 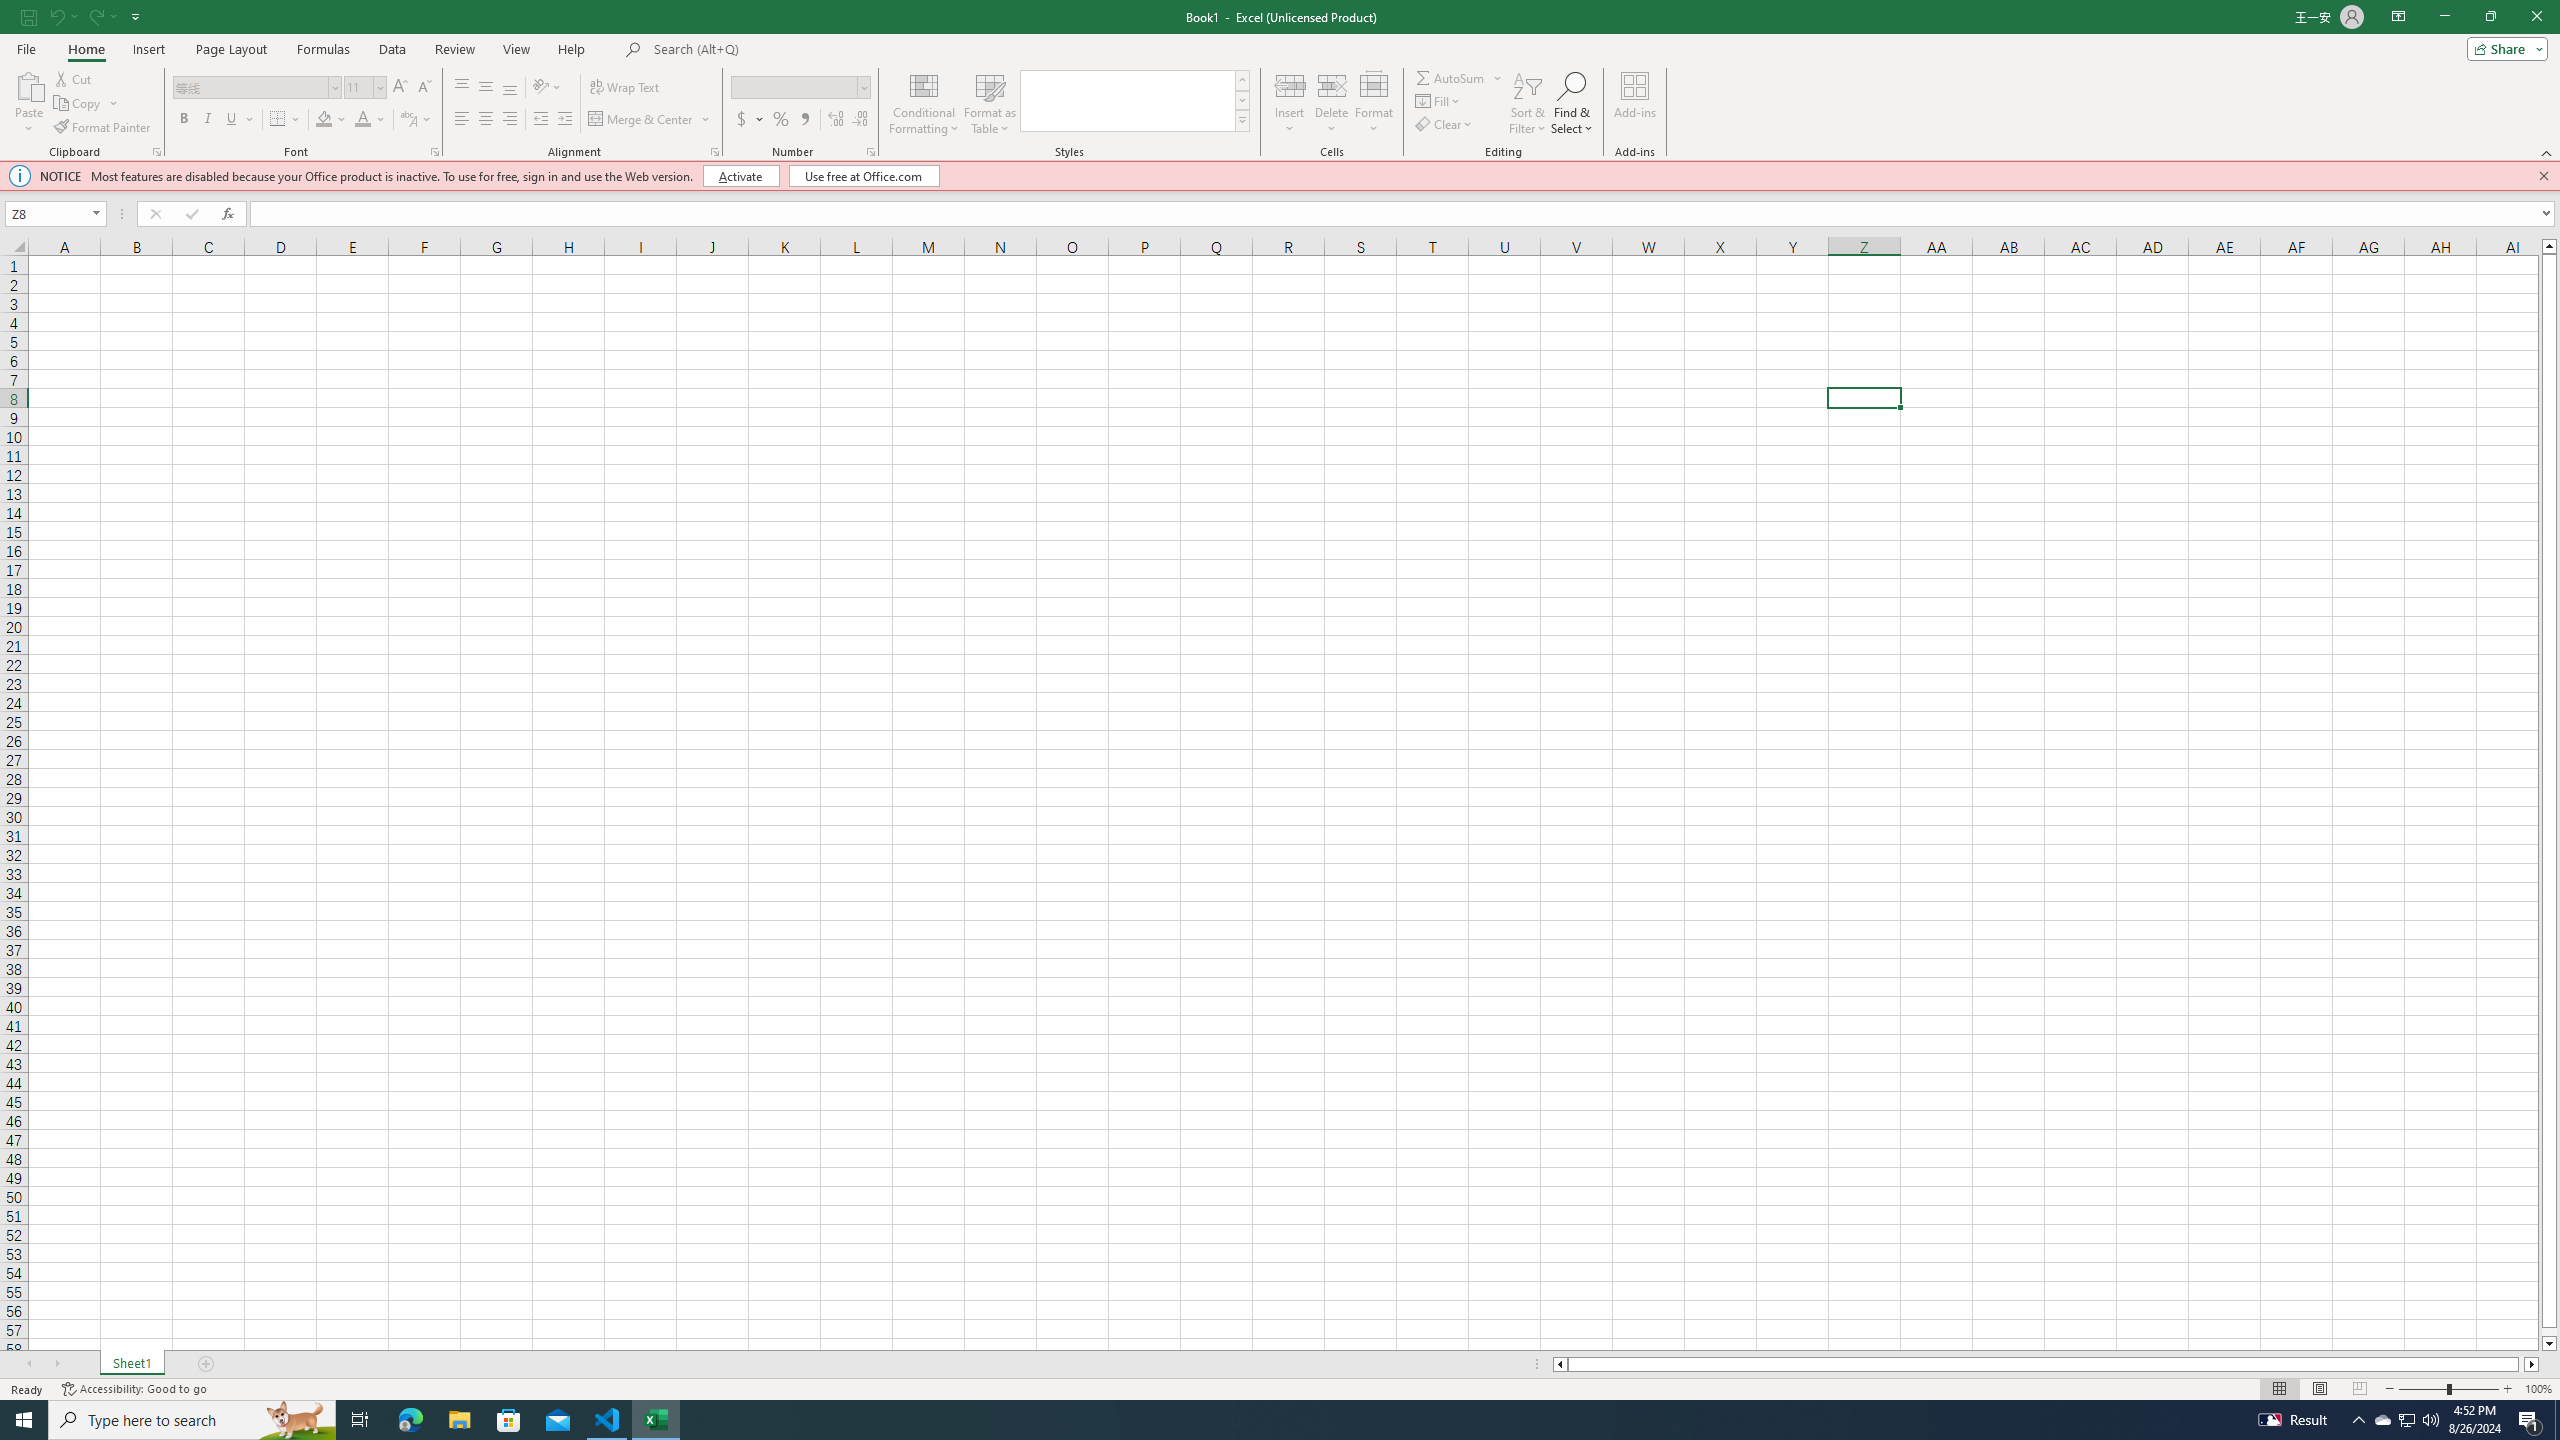 What do you see at coordinates (835, 118) in the screenshot?
I see `'Increase Decimal'` at bounding box center [835, 118].